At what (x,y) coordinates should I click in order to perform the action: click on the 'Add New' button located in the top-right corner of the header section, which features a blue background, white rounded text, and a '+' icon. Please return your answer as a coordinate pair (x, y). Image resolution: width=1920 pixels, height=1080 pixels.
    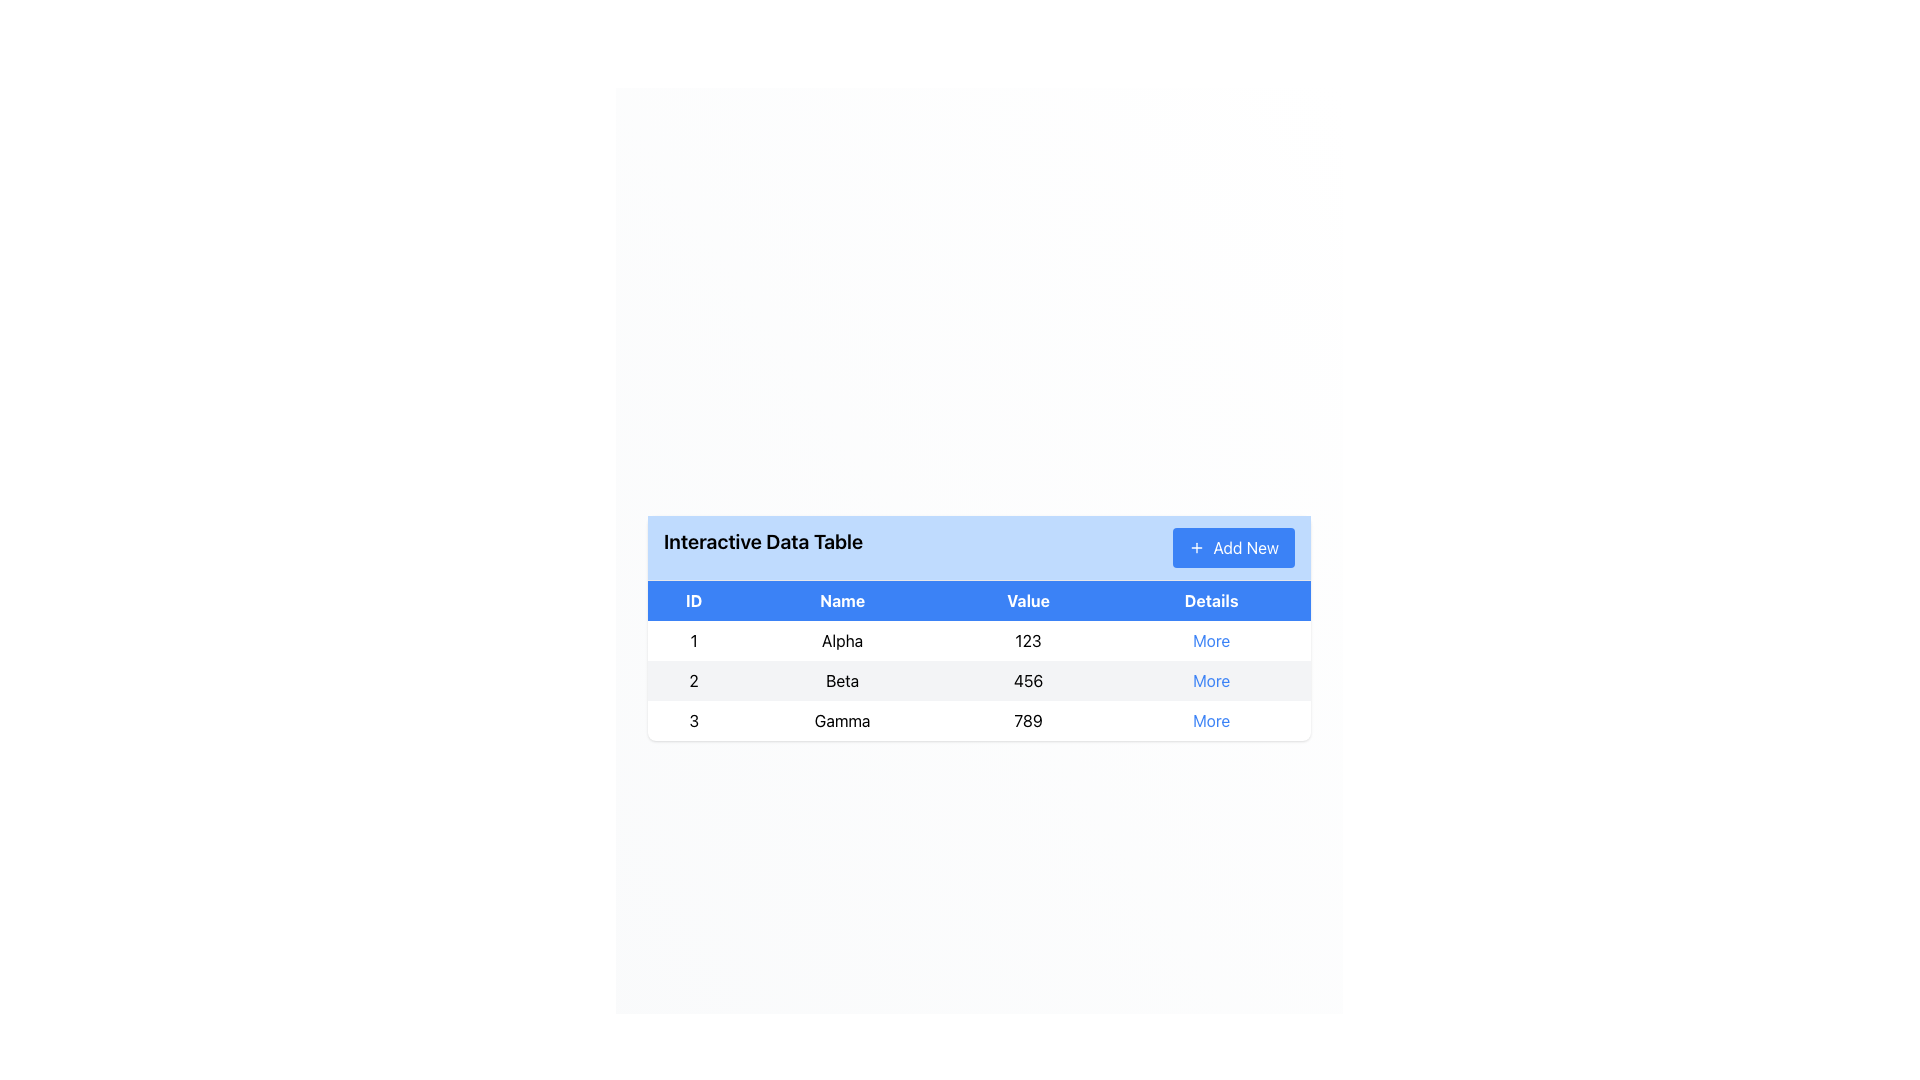
    Looking at the image, I should click on (1232, 547).